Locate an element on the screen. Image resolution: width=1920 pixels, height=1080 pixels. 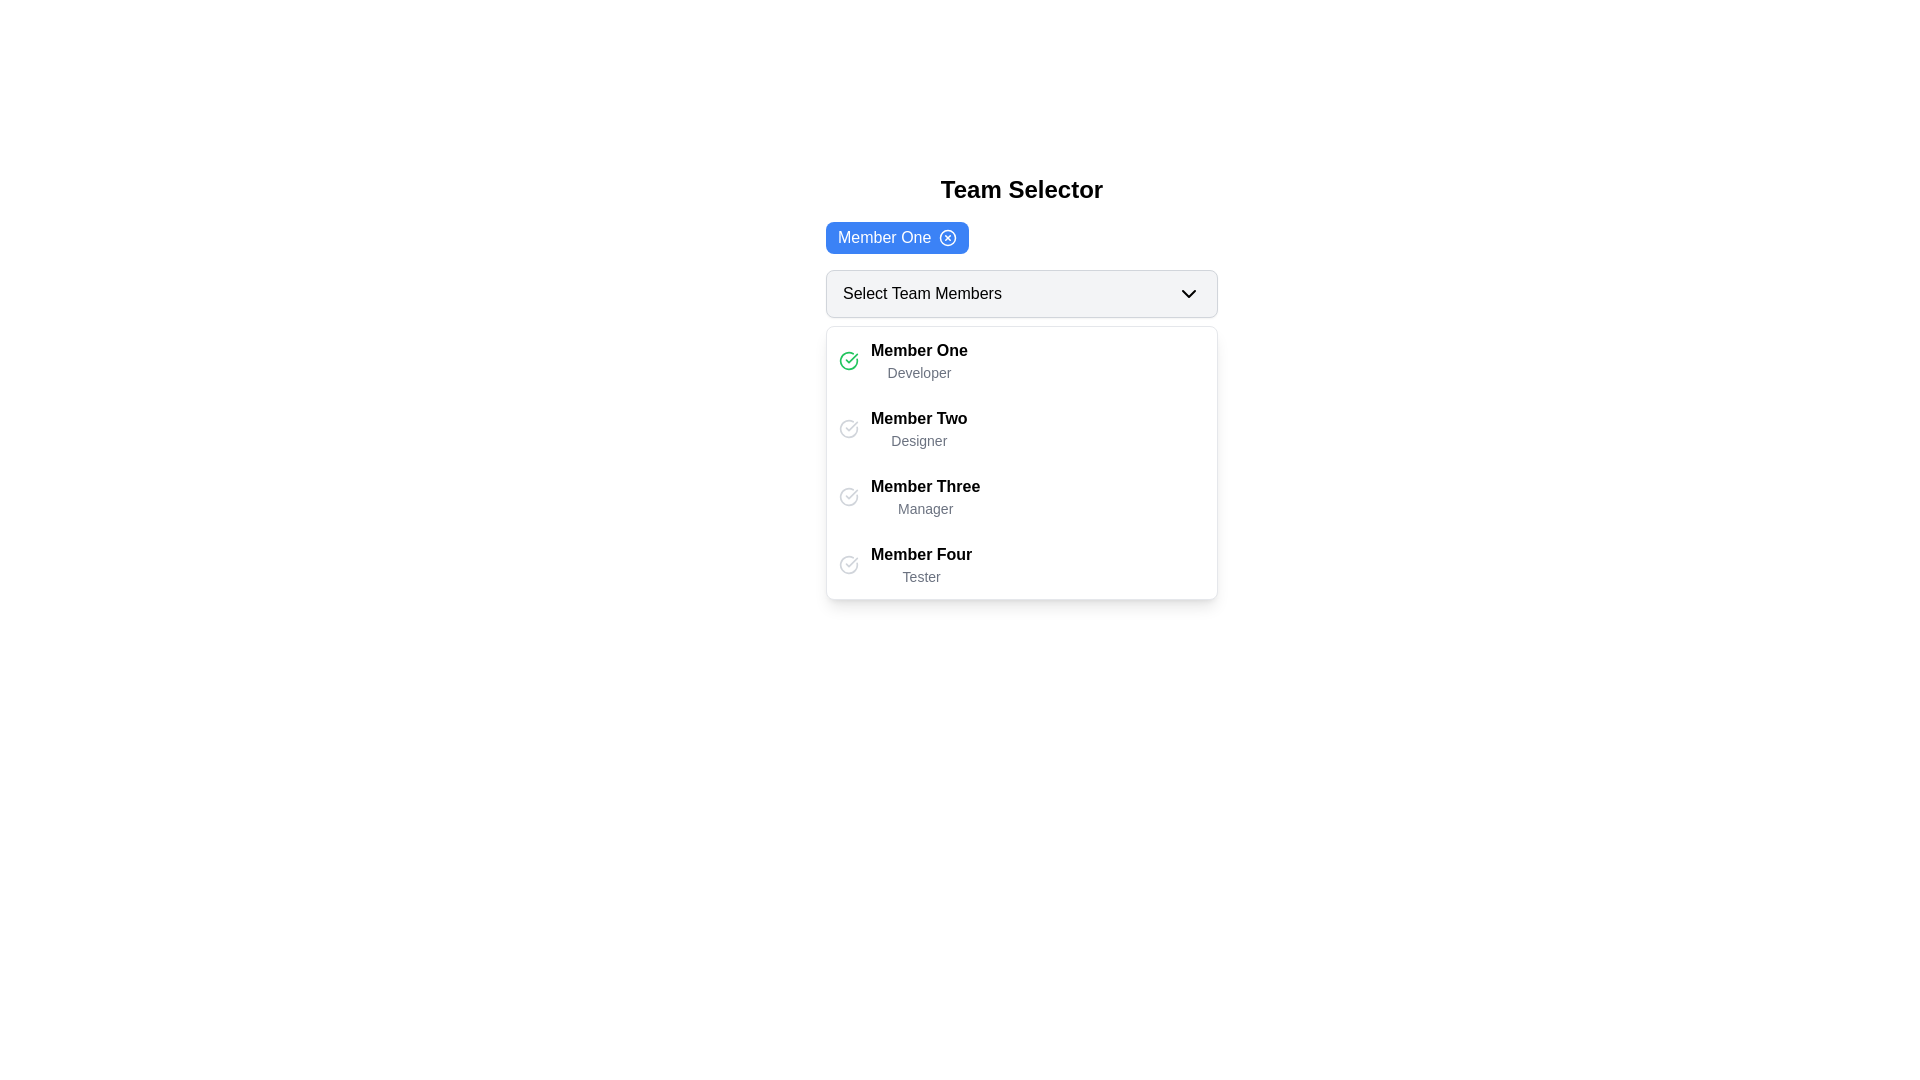
the 'Manager' text label element located below the 'Member Three' in the dropdown menu is located at coordinates (924, 508).